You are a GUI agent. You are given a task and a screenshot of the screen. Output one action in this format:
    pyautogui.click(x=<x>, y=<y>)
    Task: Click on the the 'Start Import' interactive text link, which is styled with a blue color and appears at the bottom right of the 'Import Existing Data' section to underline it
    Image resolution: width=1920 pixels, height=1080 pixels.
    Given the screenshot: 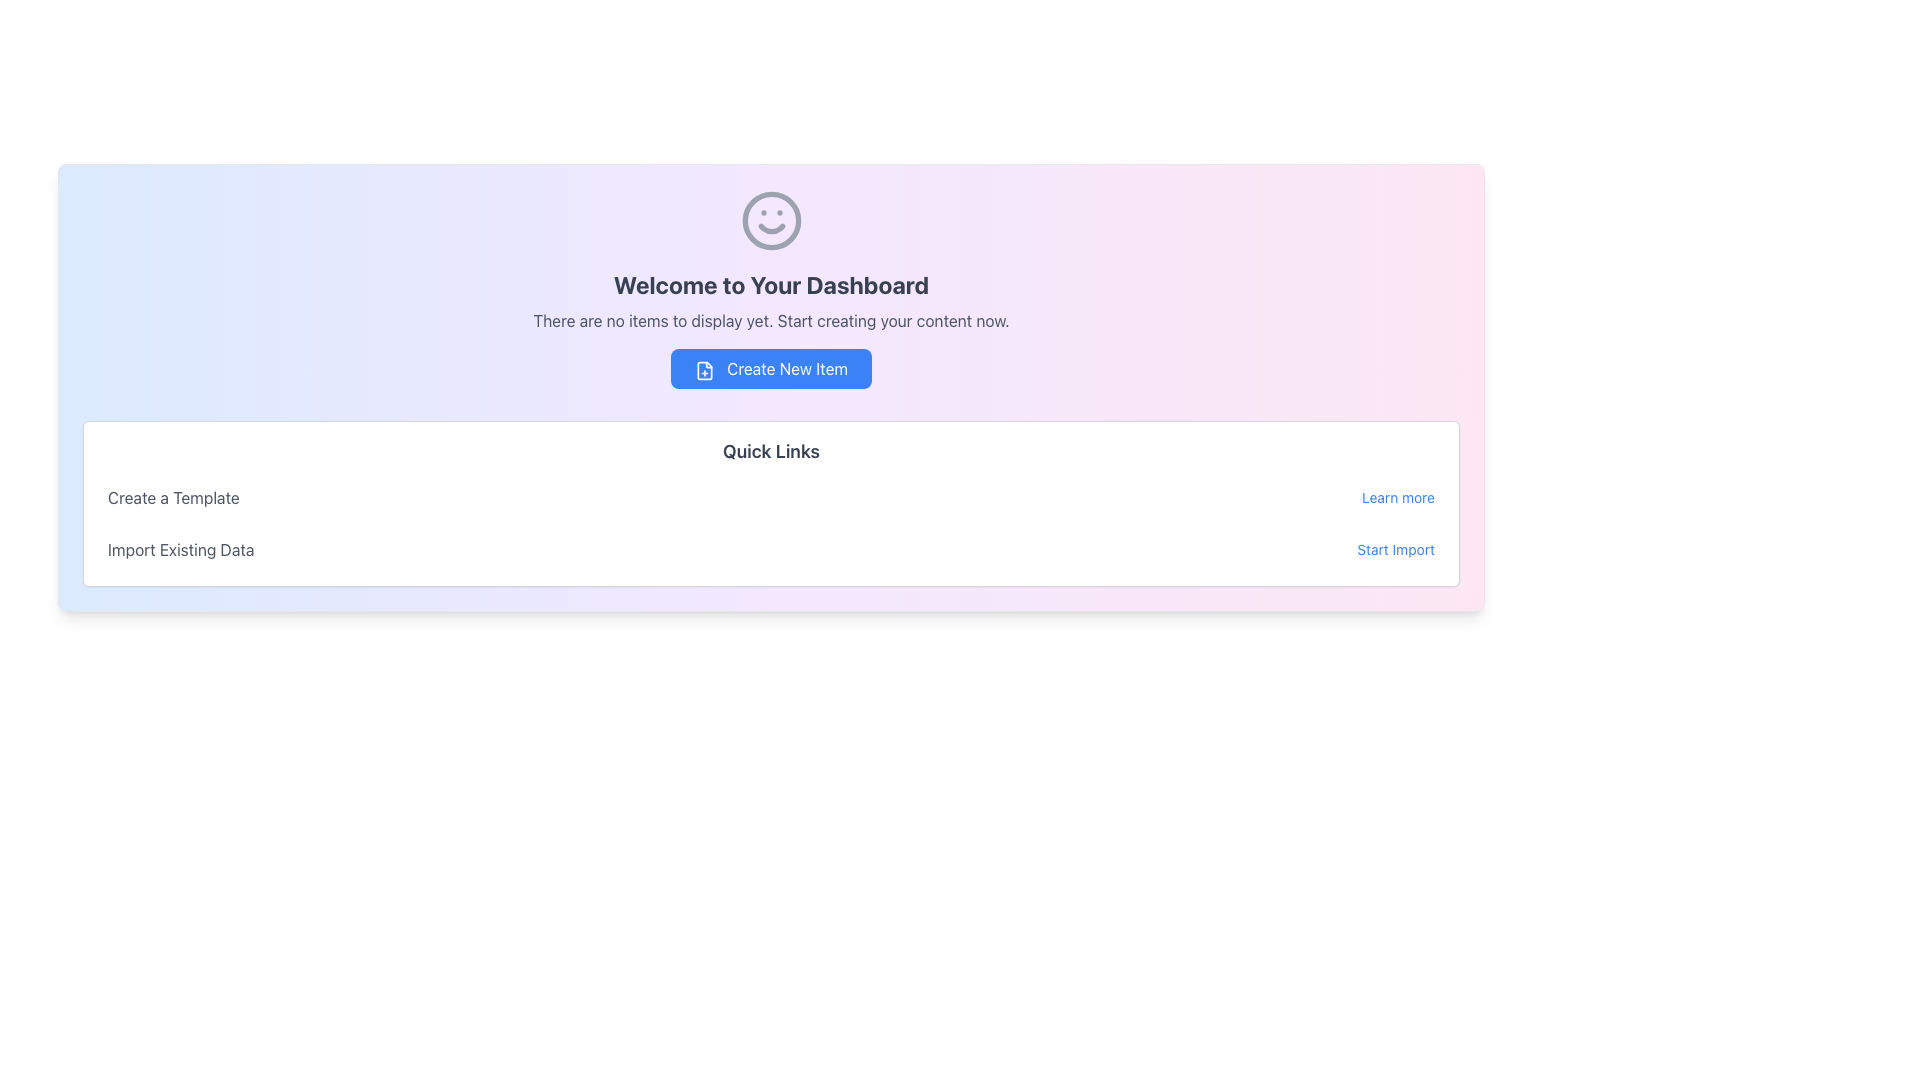 What is the action you would take?
    pyautogui.click(x=1395, y=550)
    